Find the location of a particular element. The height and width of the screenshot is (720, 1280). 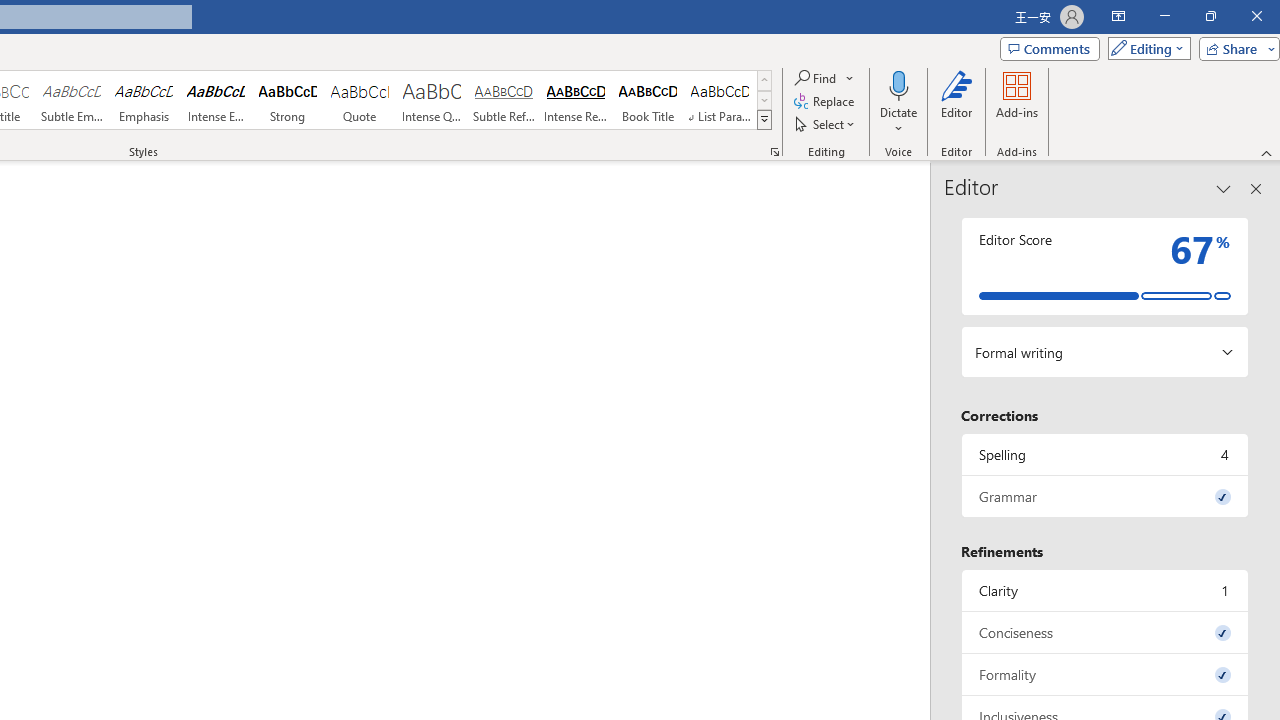

'More Options' is located at coordinates (898, 121).